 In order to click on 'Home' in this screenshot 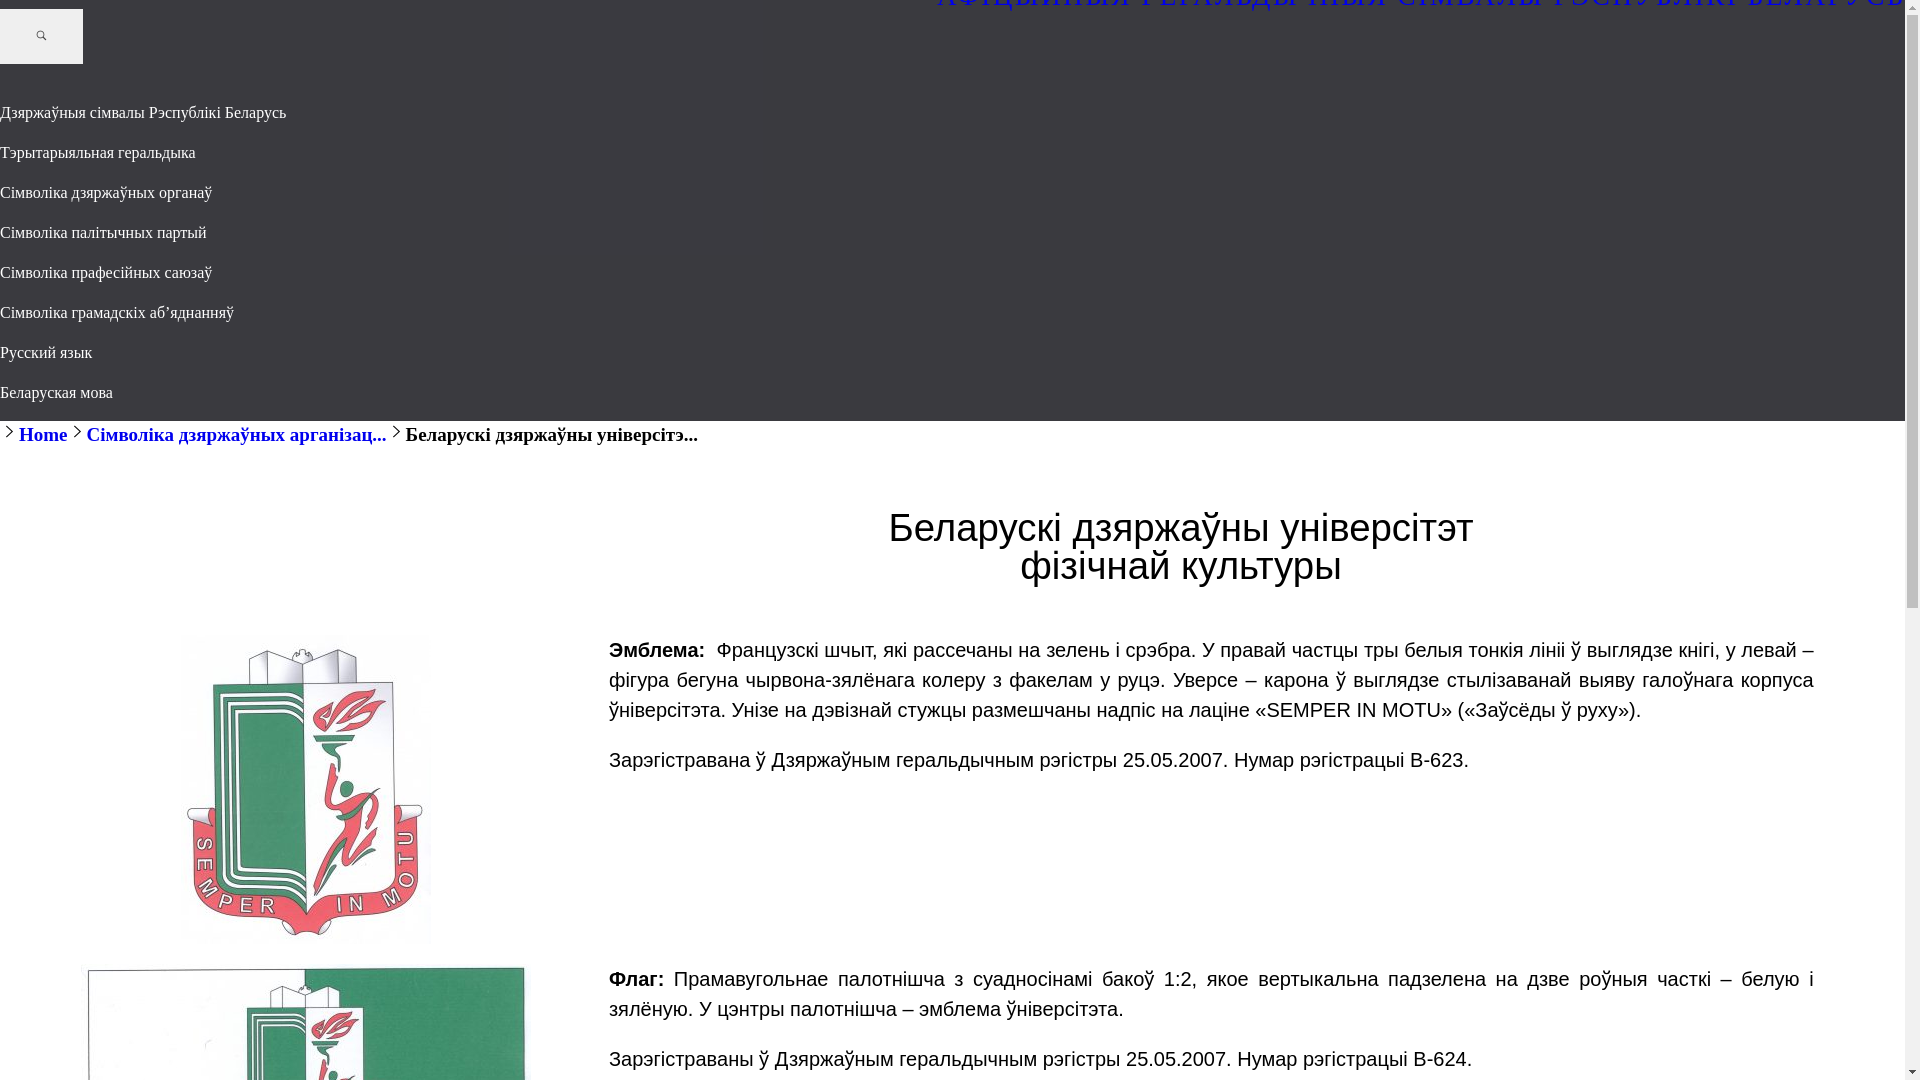, I will do `click(43, 433)`.